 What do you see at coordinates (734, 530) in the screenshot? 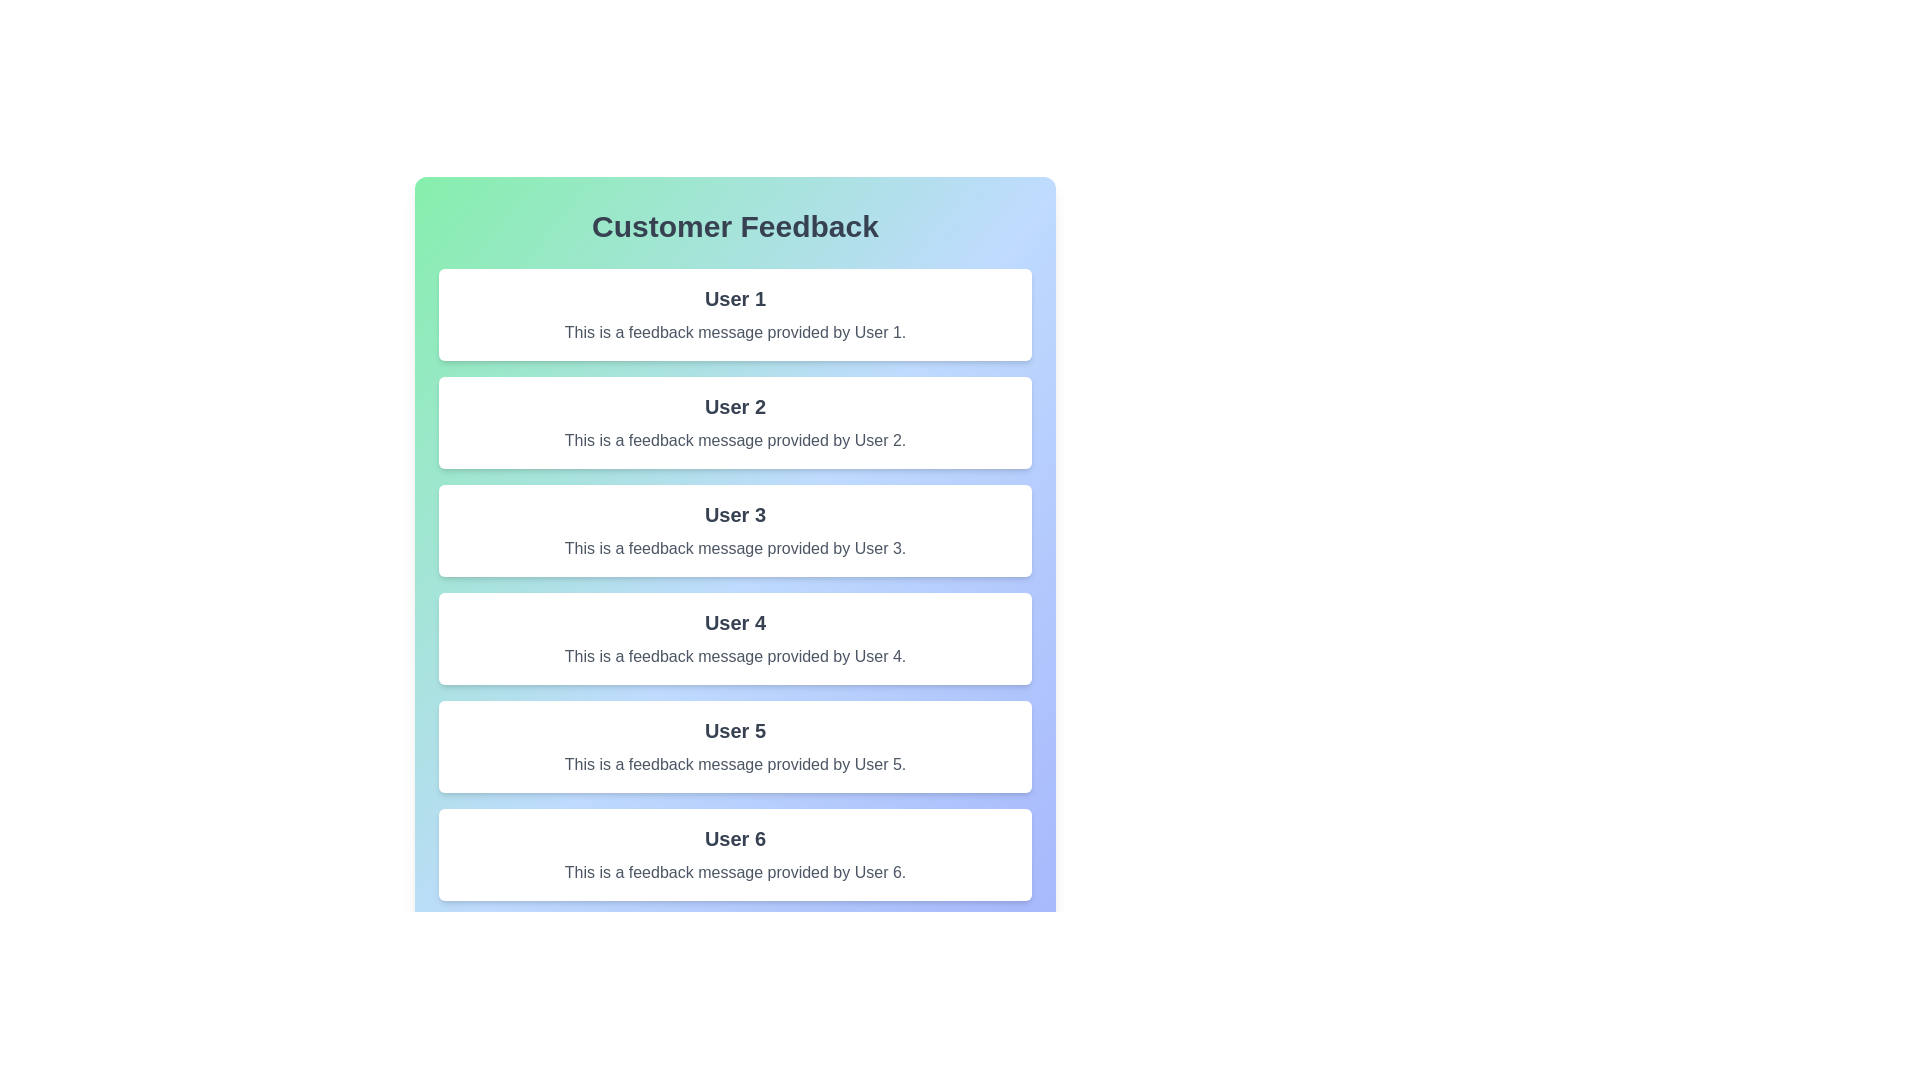
I see `the informational feedback card titled 'User 3', which contains the feedback message 'This is a feedback message provided by User 3.' and is the third card in the vertical list of feedback cards` at bounding box center [734, 530].